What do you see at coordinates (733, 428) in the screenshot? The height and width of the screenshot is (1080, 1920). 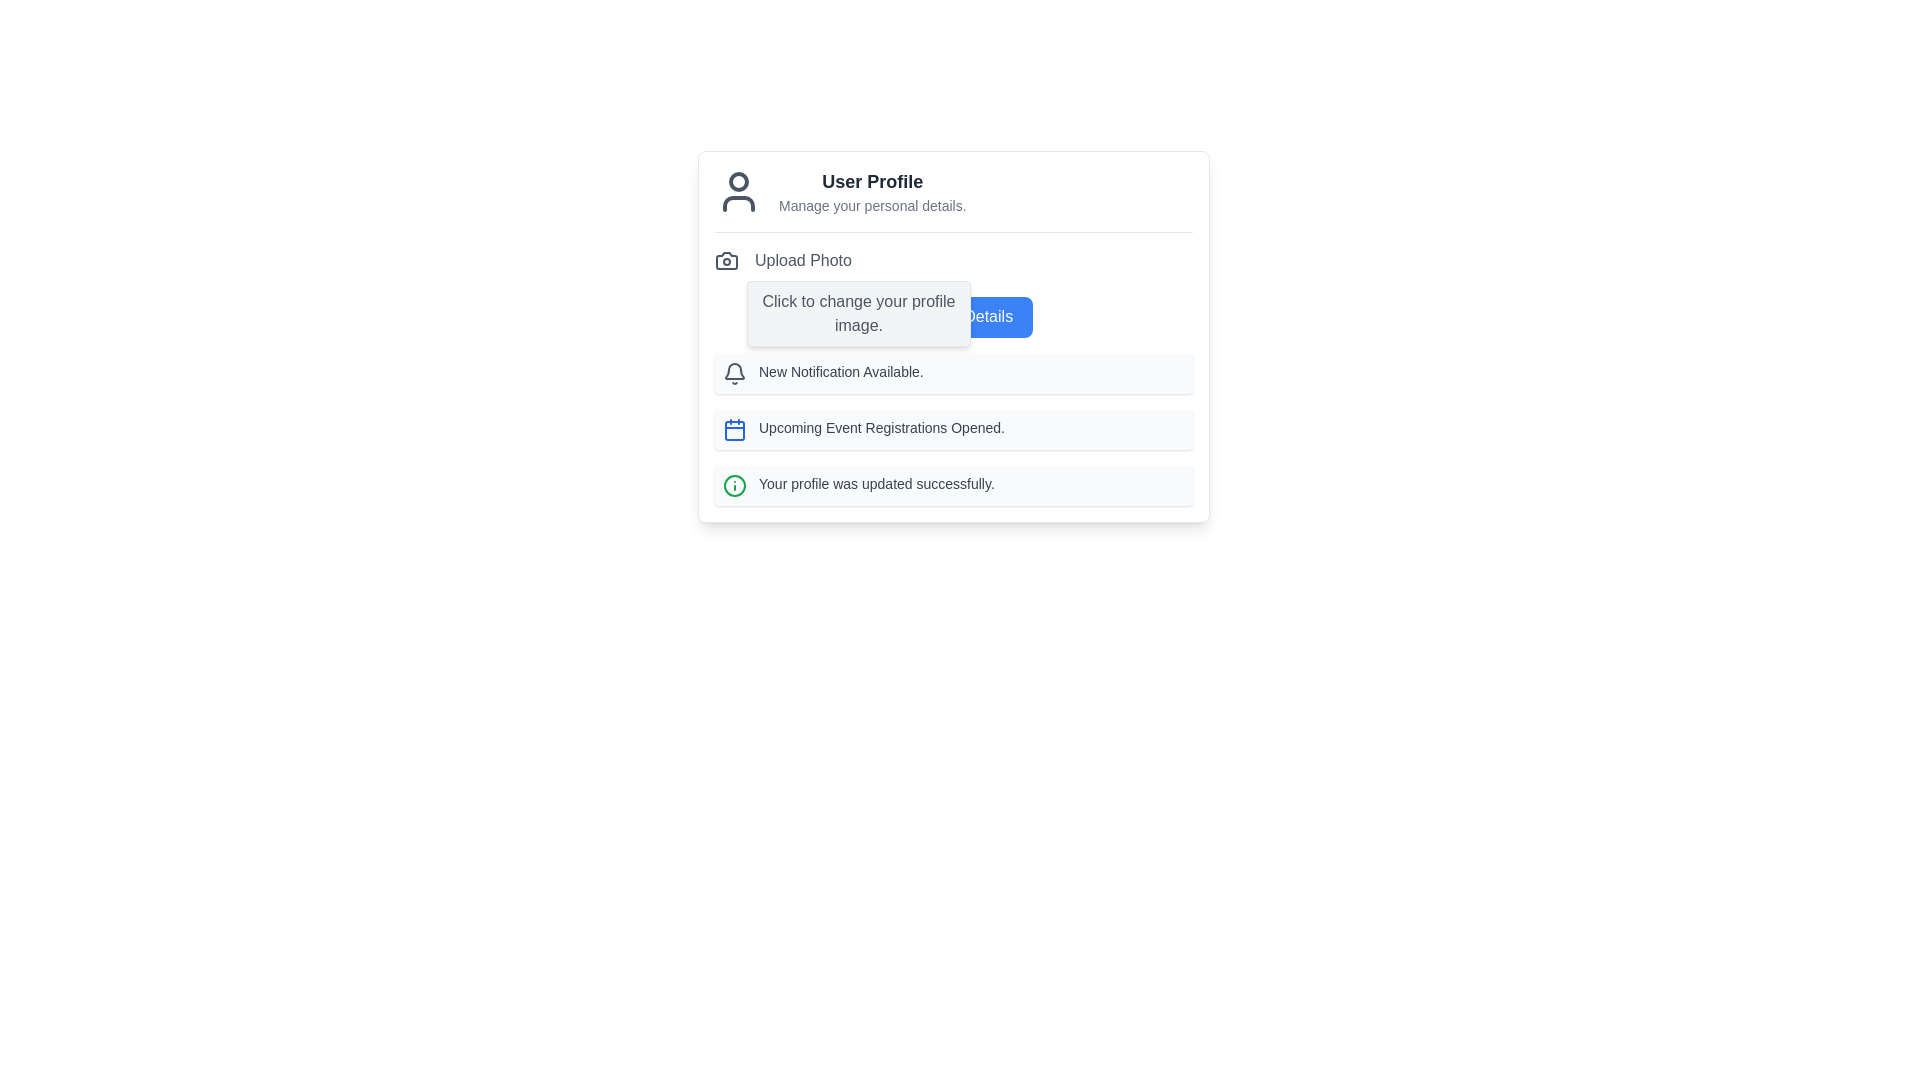 I see `the inner square of the calendar icon, which represents the core section for dates or events, located near the 'Upcoming Event Registrations Opened' text` at bounding box center [733, 428].